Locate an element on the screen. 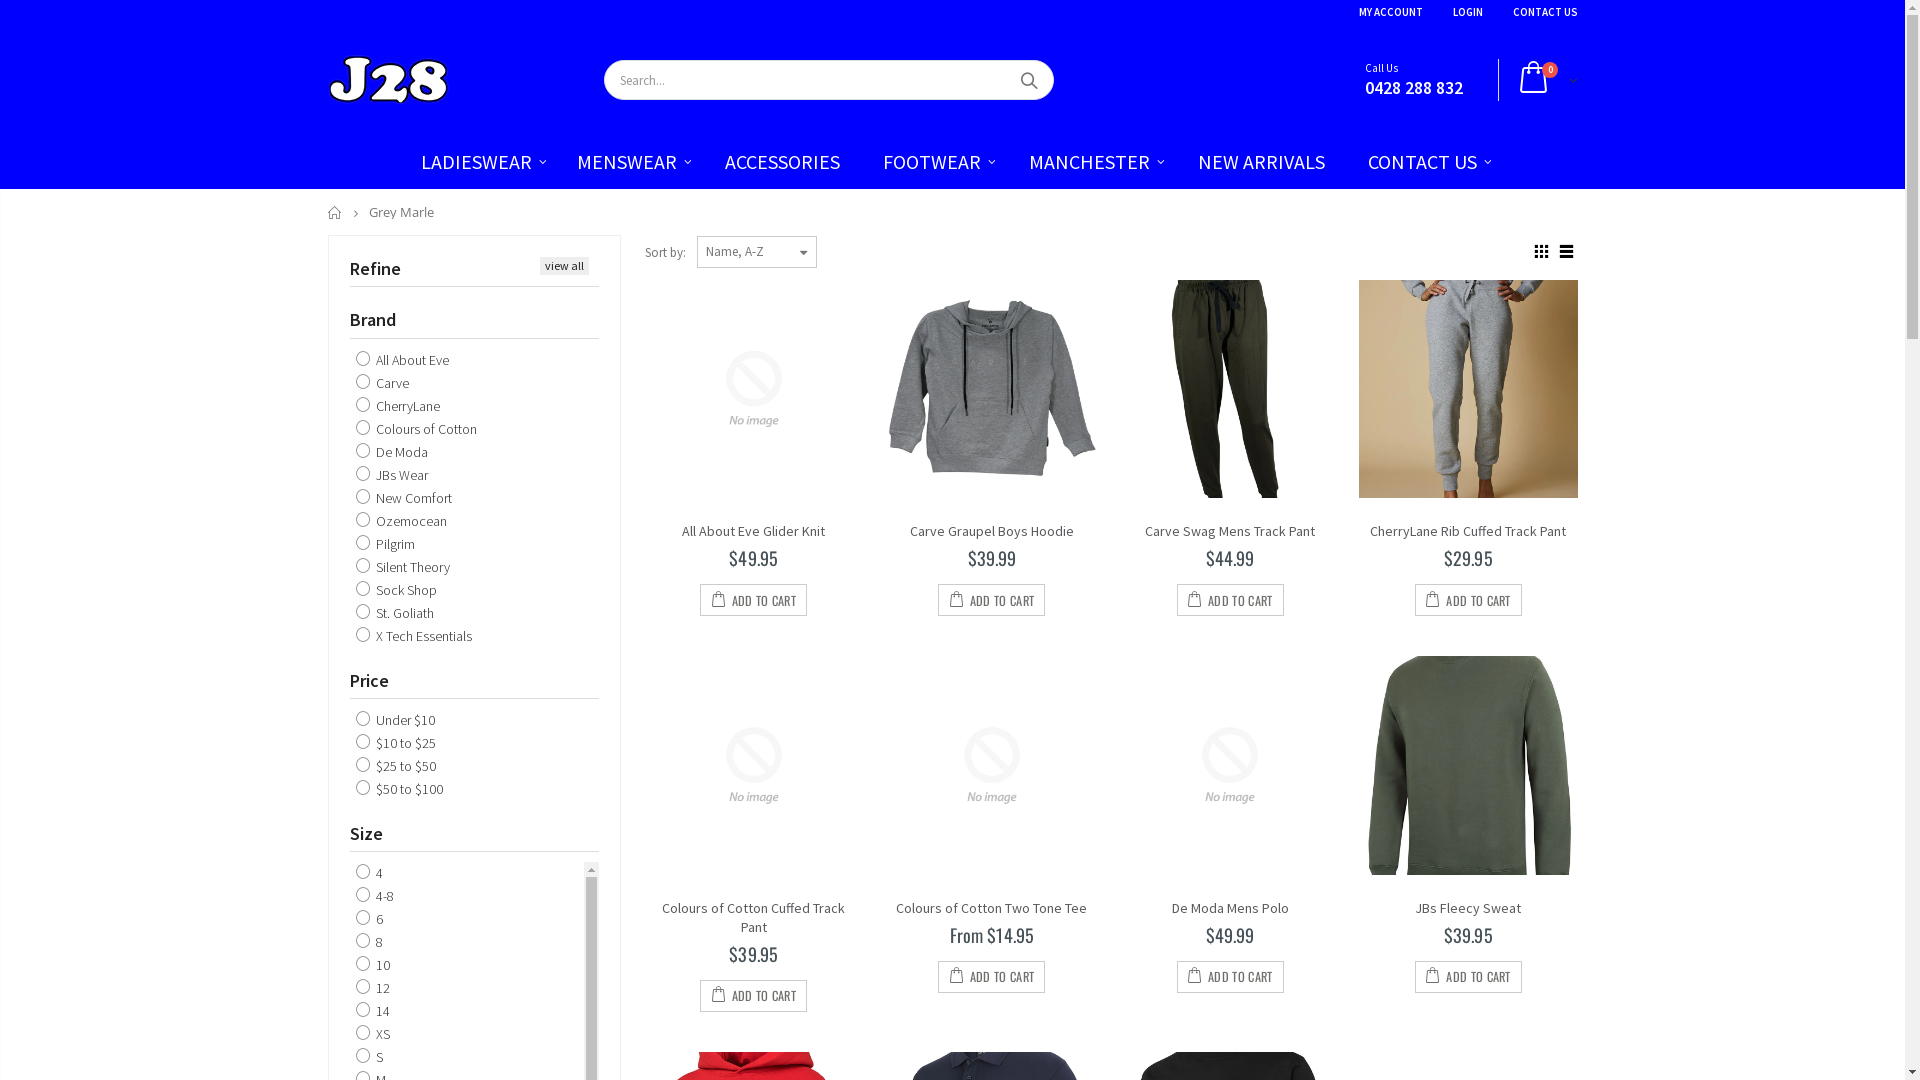 Image resolution: width=1920 pixels, height=1080 pixels. 'Carve' is located at coordinates (382, 382).